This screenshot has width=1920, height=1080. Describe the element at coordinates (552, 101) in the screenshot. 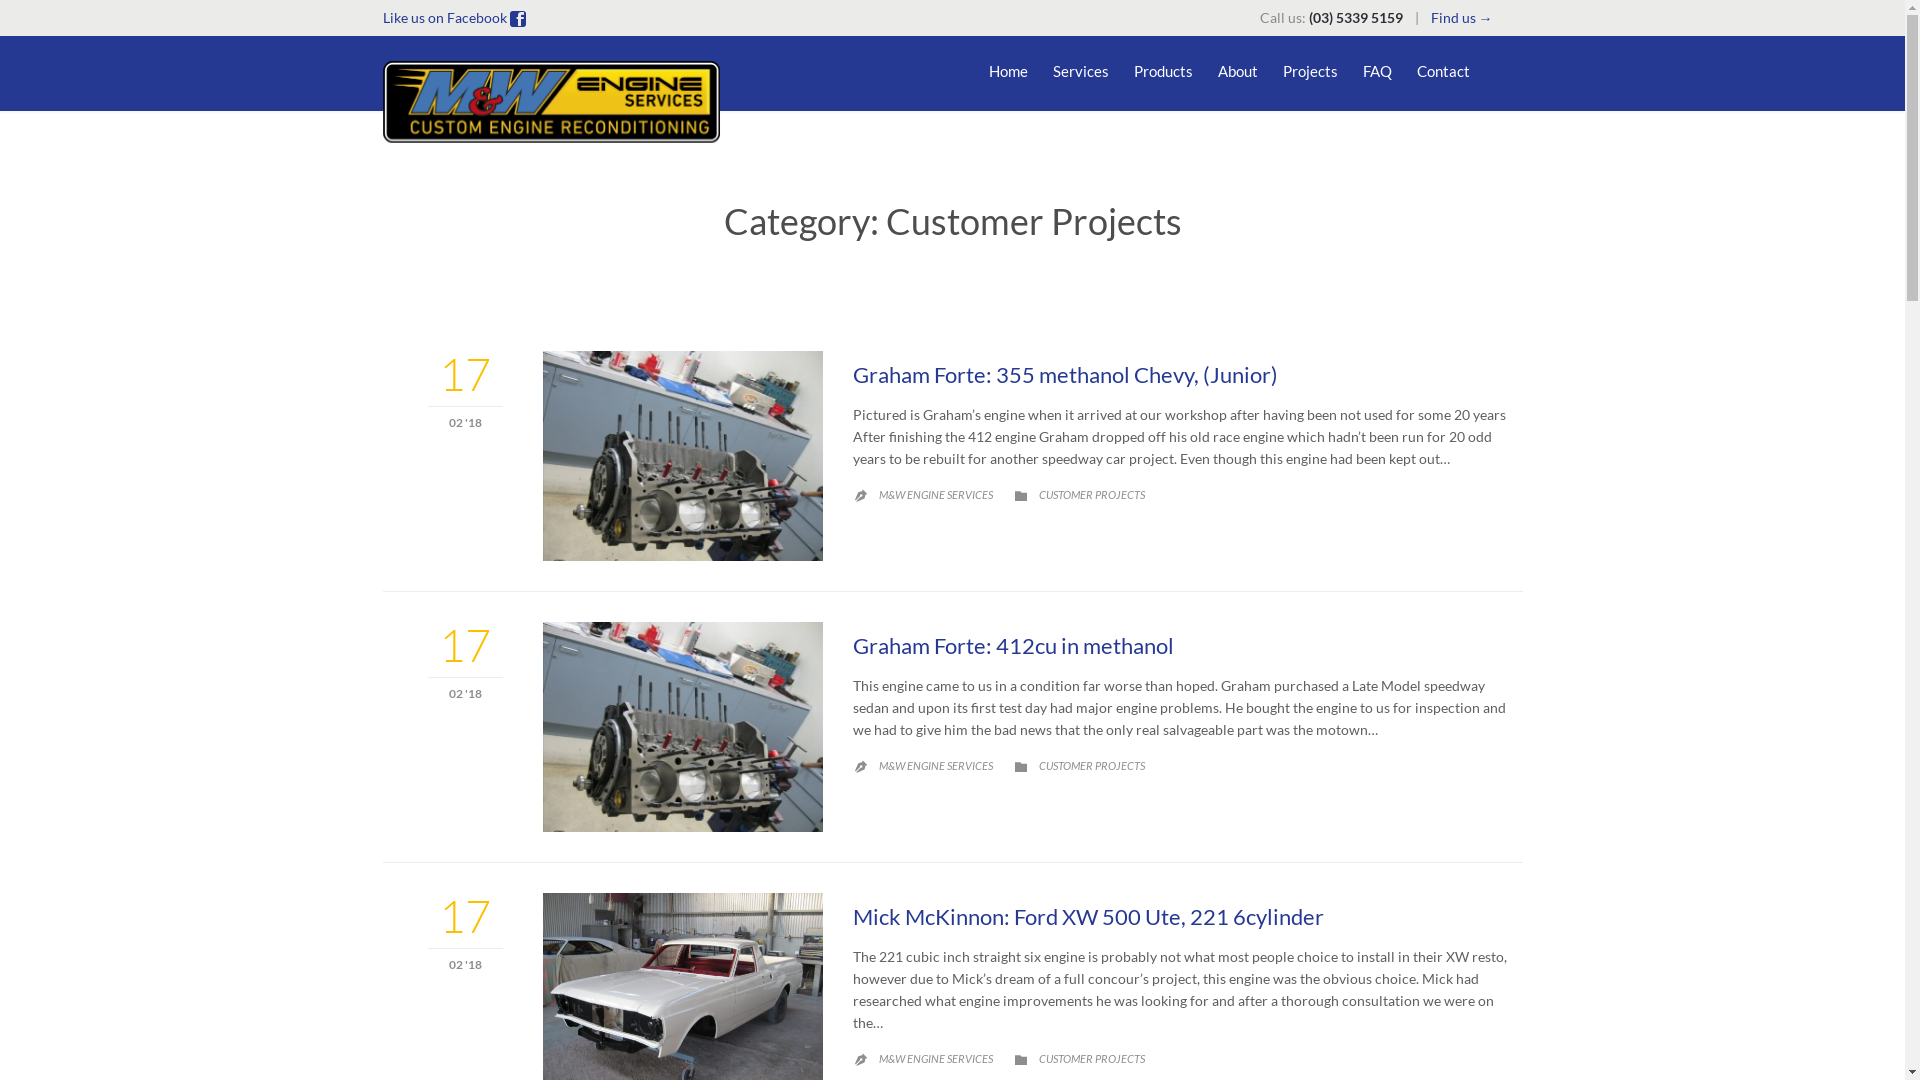

I see `'M&W Engine Services'` at that location.